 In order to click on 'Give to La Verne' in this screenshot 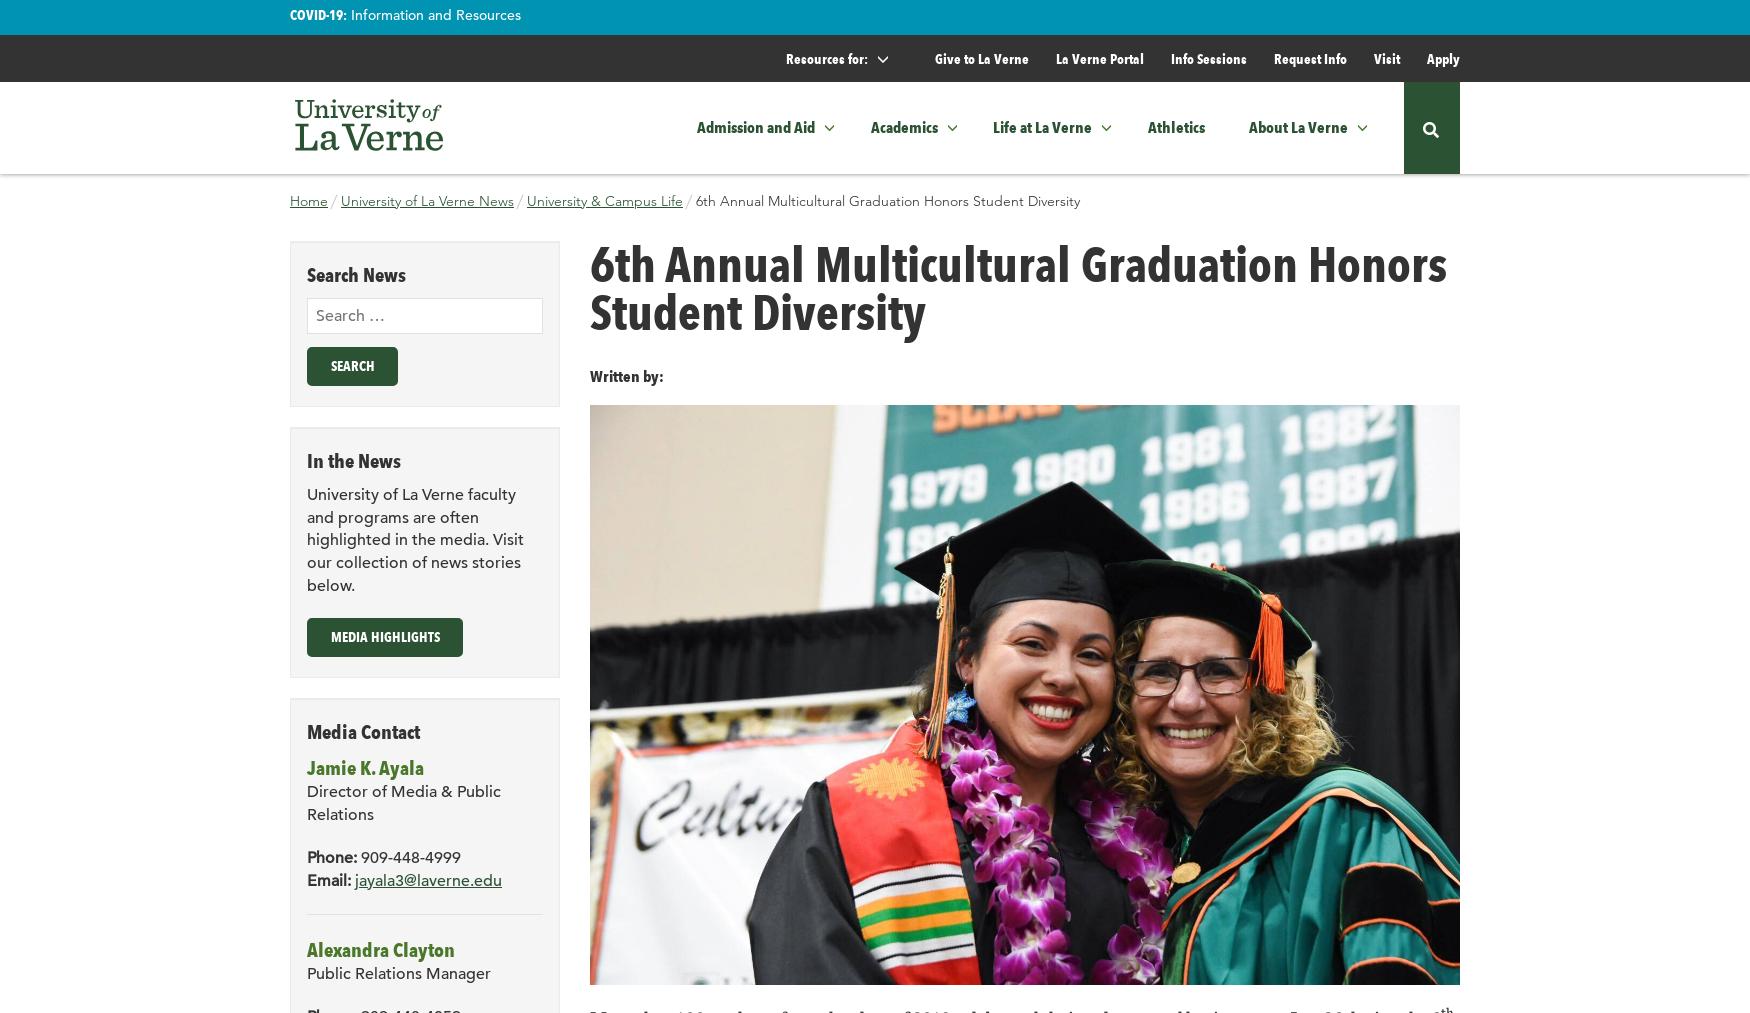, I will do `click(981, 57)`.